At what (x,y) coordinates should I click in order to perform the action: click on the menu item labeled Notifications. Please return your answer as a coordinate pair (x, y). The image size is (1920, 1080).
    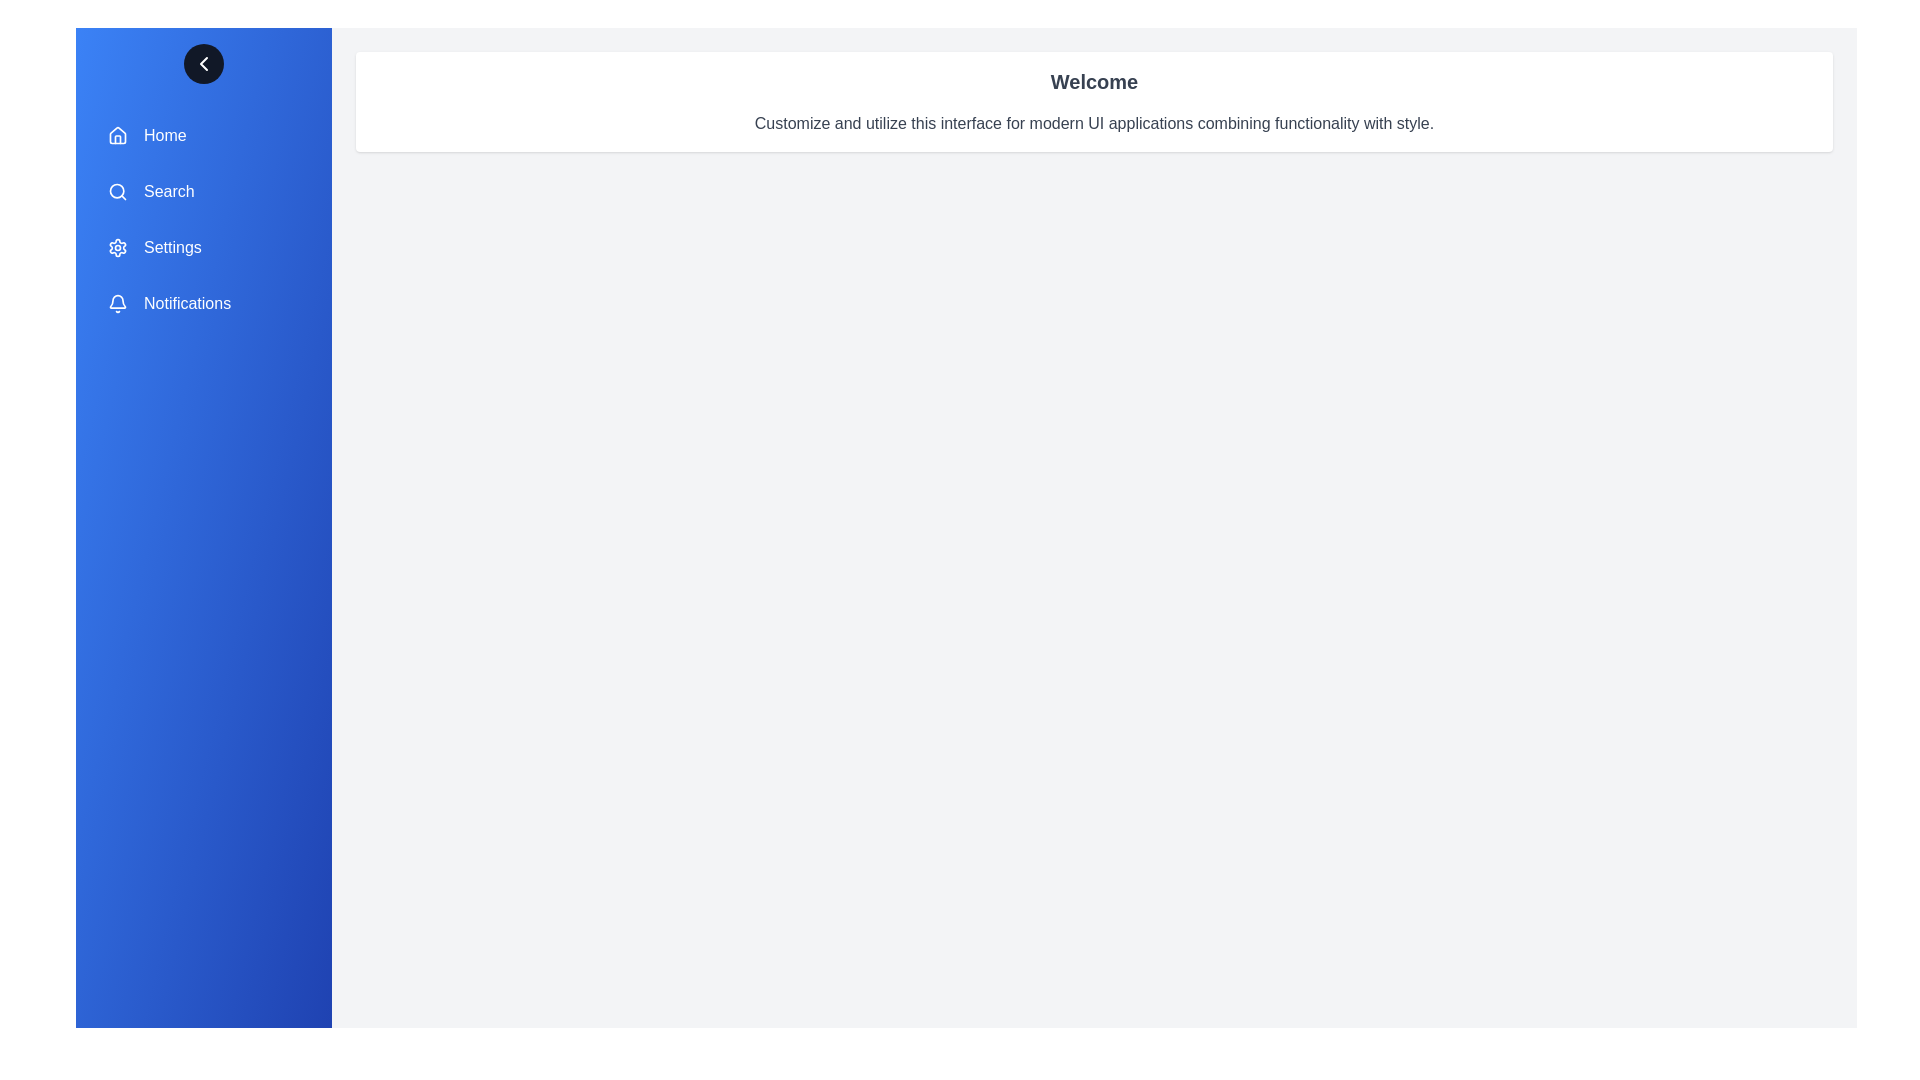
    Looking at the image, I should click on (203, 304).